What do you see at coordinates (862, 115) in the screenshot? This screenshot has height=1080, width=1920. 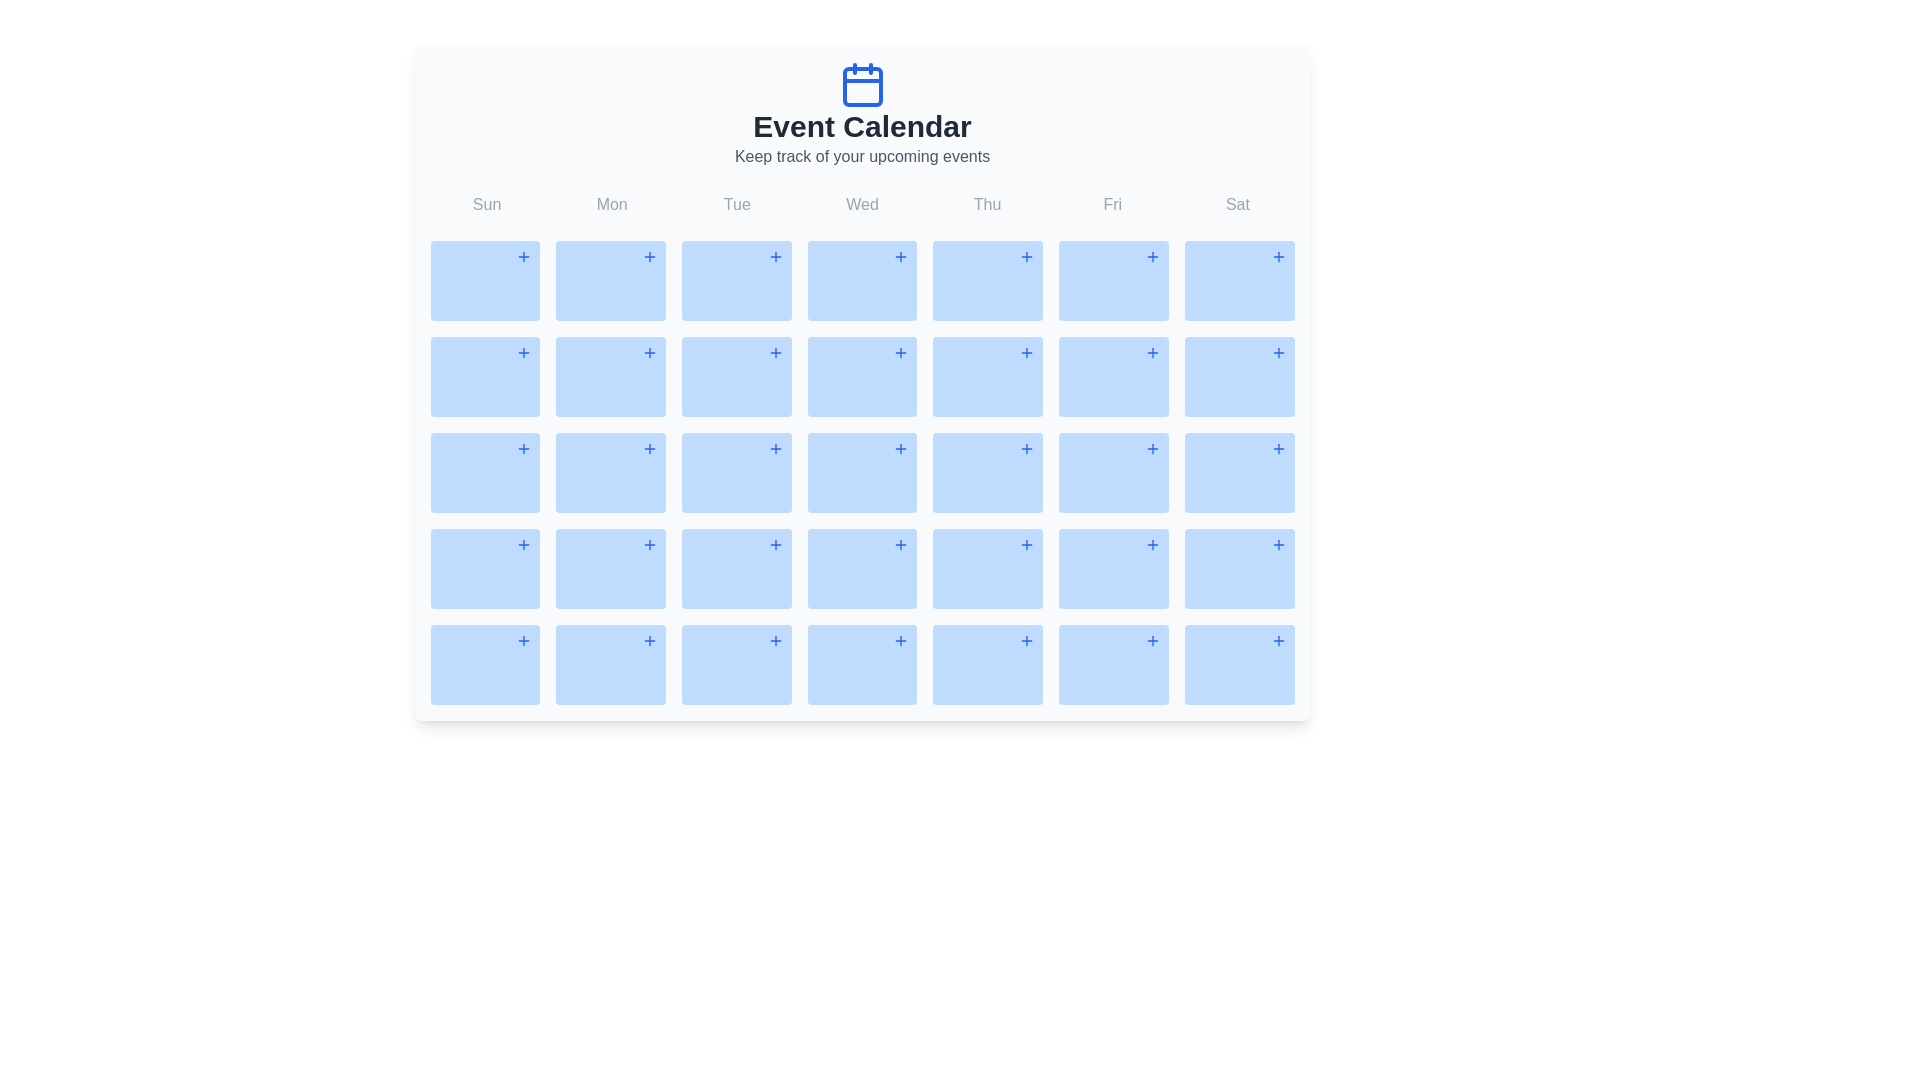 I see `the header section containing the blue calendar icon and the text 'Event Calendar' and 'Keep track of your upcoming events'` at bounding box center [862, 115].